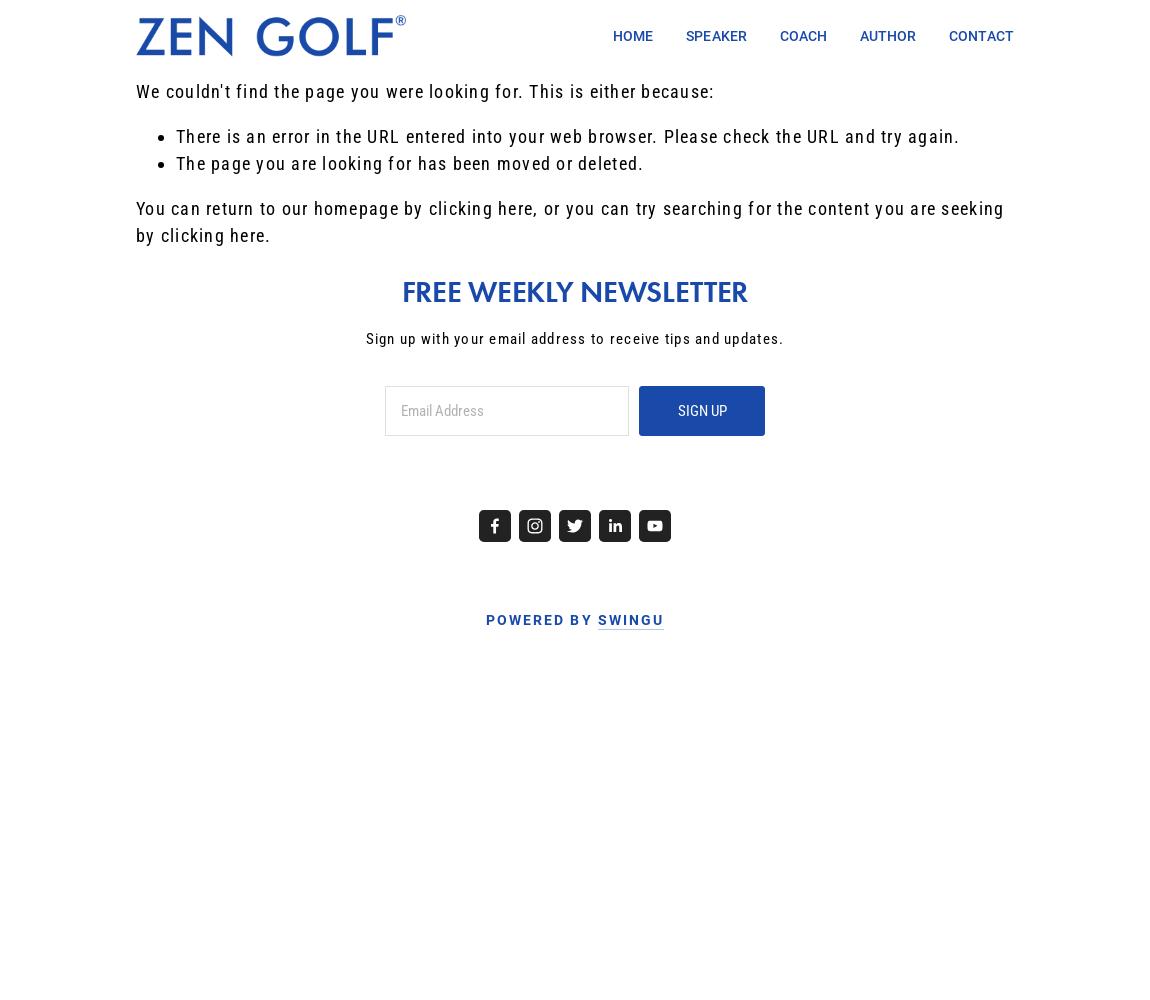 The height and width of the screenshot is (1000, 1150). Describe the element at coordinates (567, 136) in the screenshot. I see `'There is an error in the URL entered into your web browser. Please check the URL and try again.'` at that location.